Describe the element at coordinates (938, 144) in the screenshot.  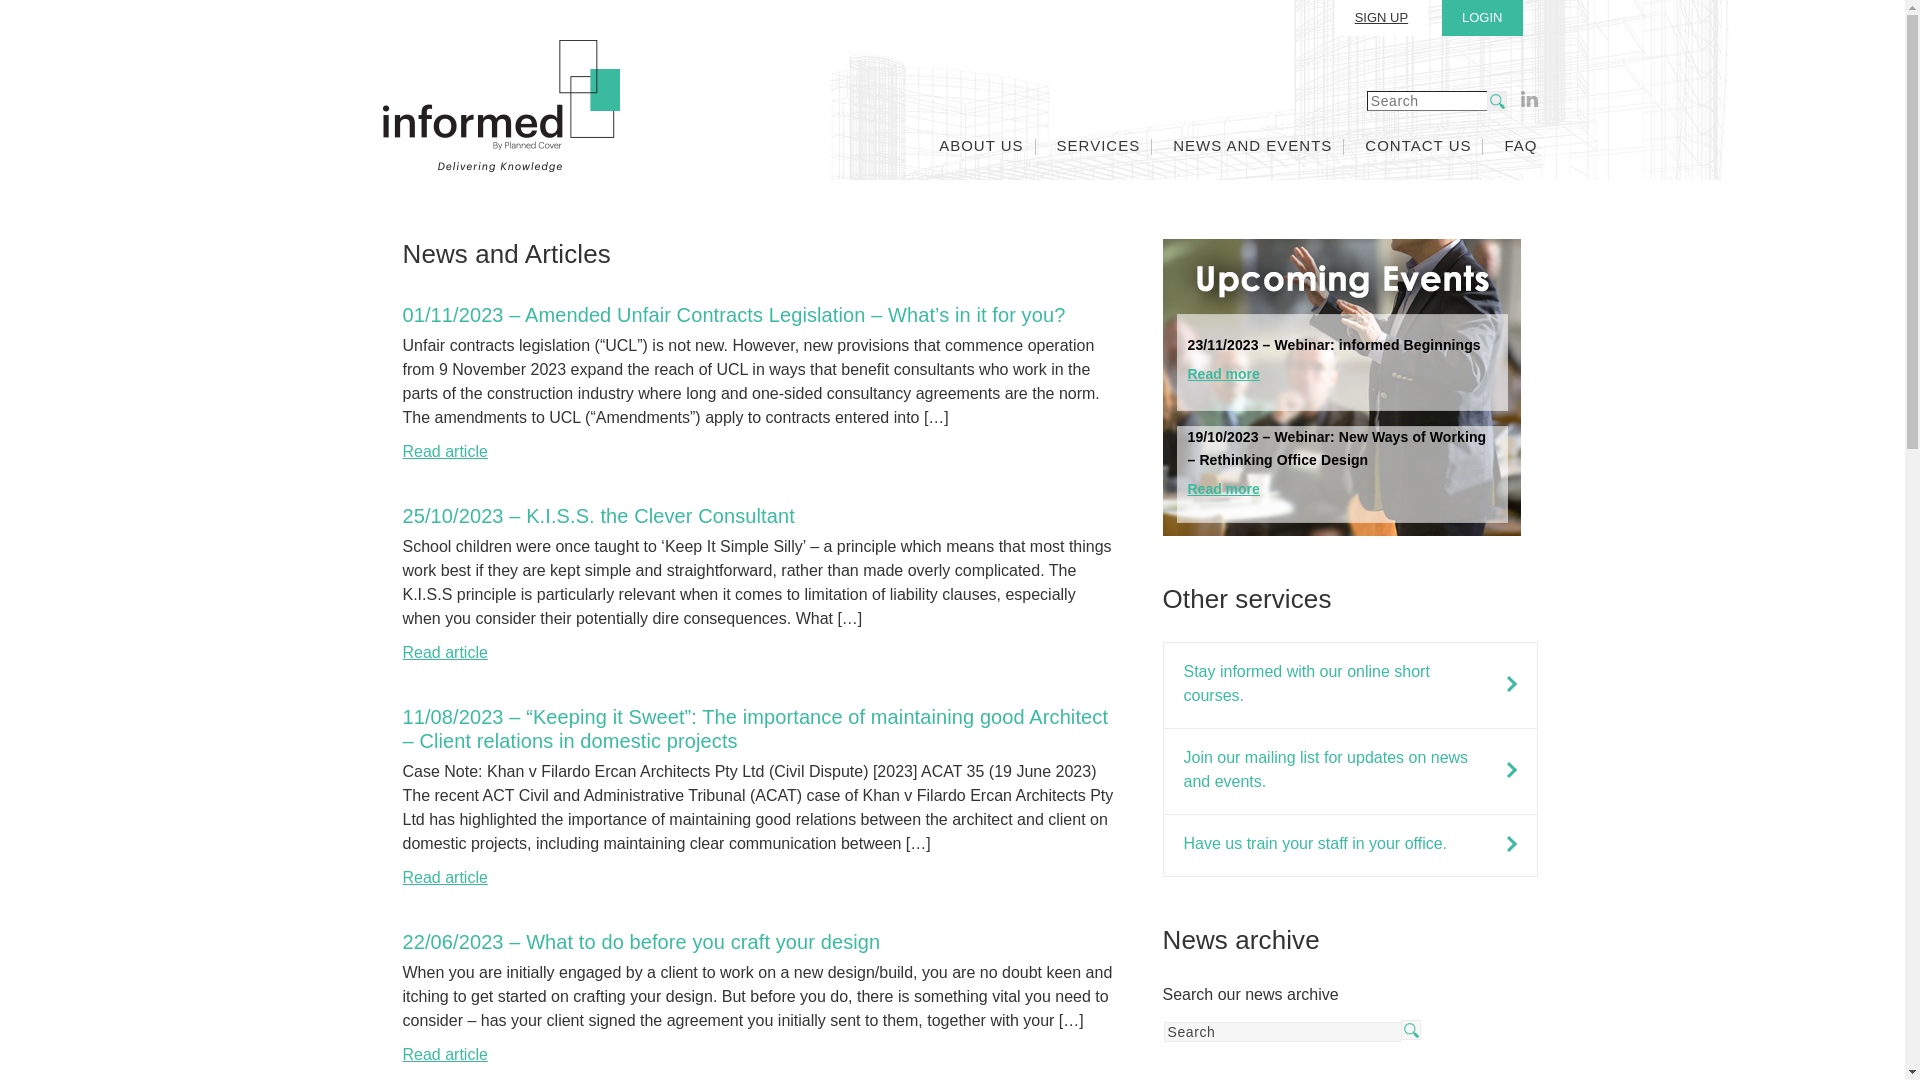
I see `'ABOUT US'` at that location.